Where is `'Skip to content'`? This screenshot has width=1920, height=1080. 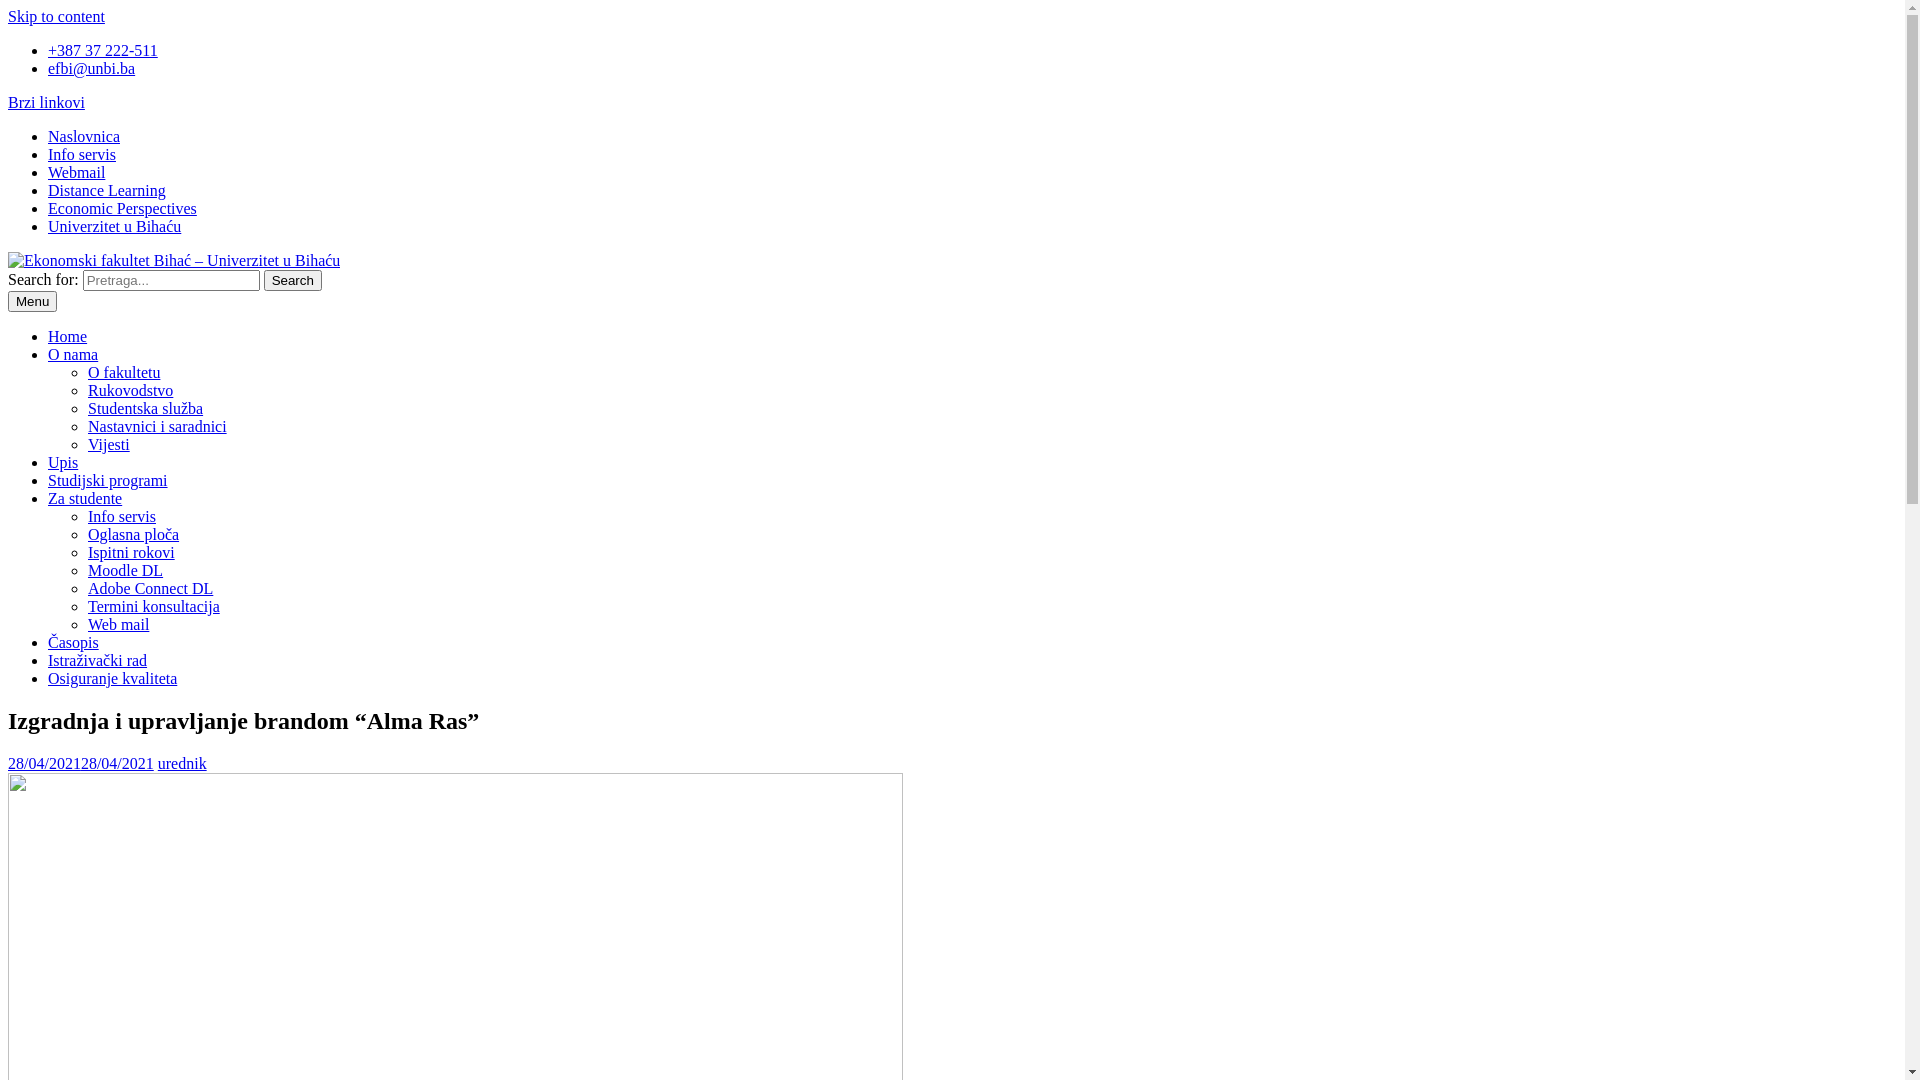 'Skip to content' is located at coordinates (56, 16).